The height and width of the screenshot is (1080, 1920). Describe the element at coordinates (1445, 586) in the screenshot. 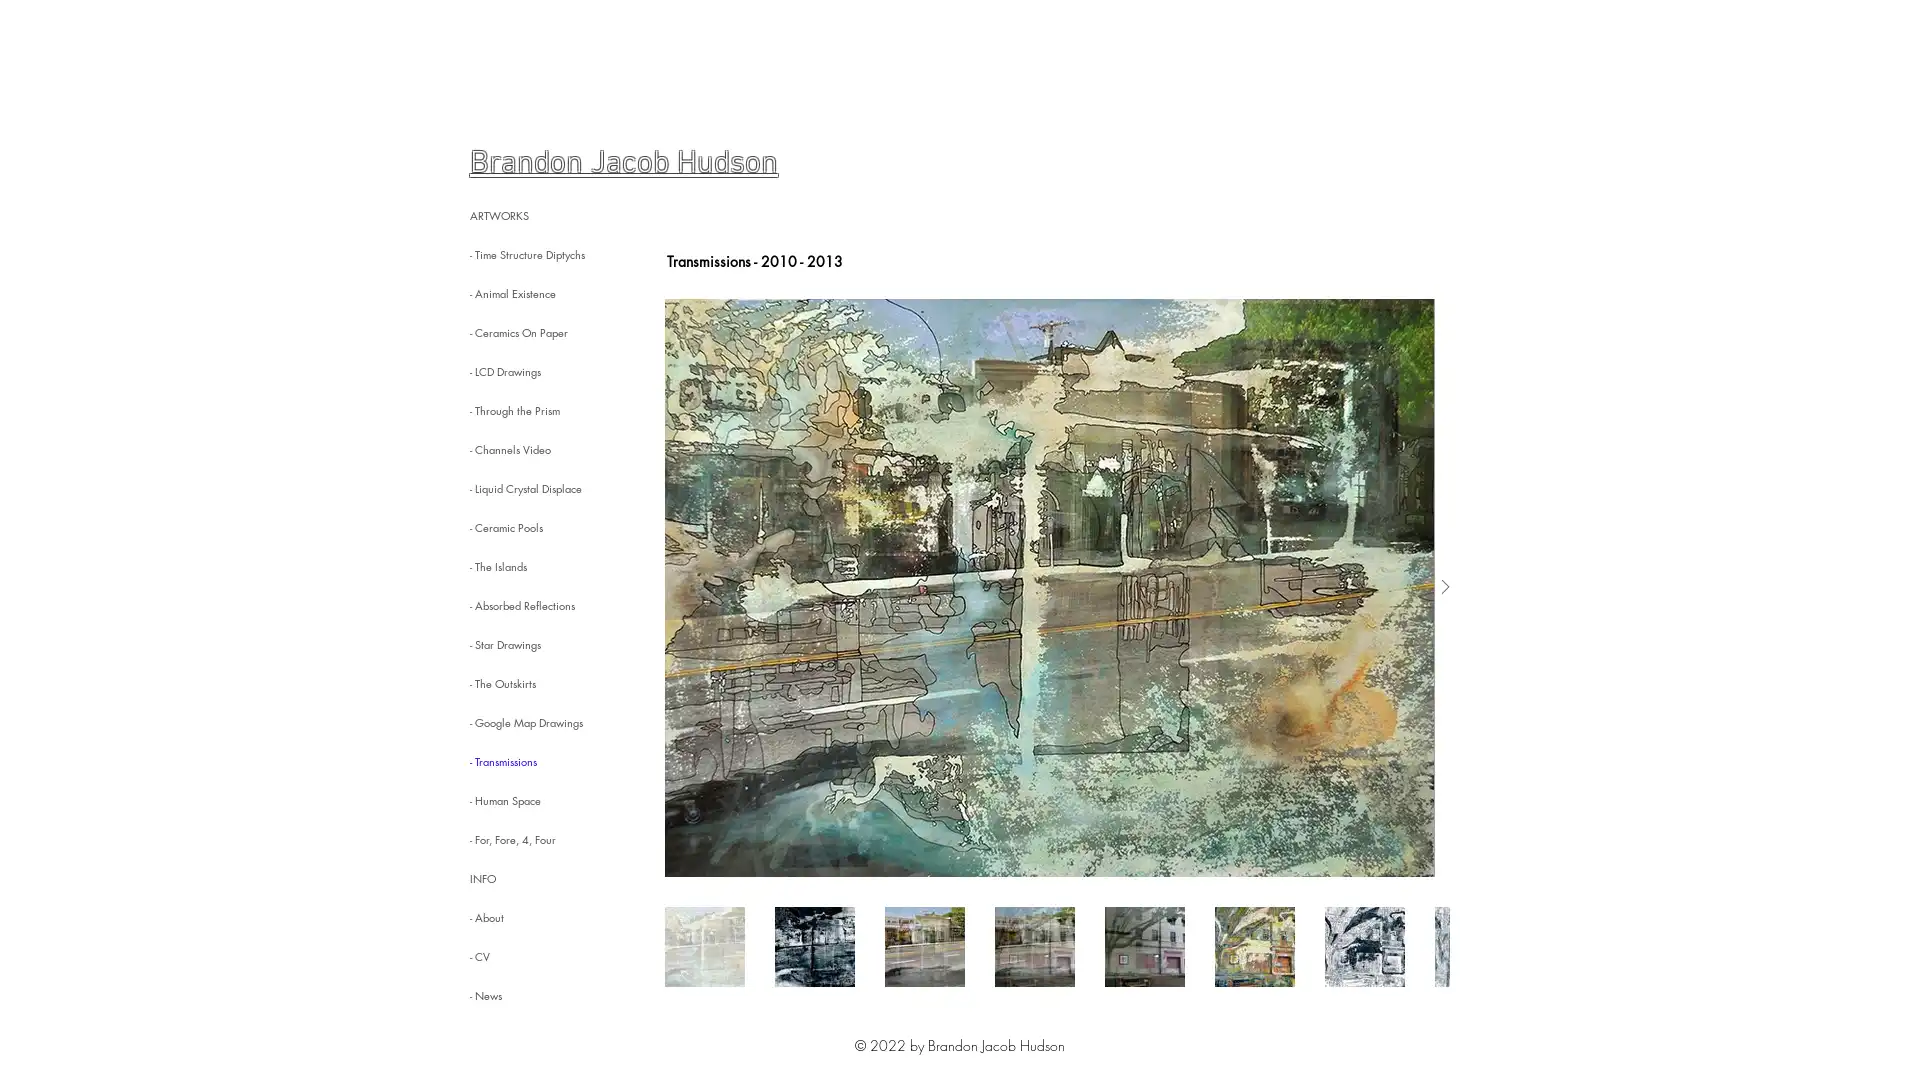

I see `Next Item` at that location.